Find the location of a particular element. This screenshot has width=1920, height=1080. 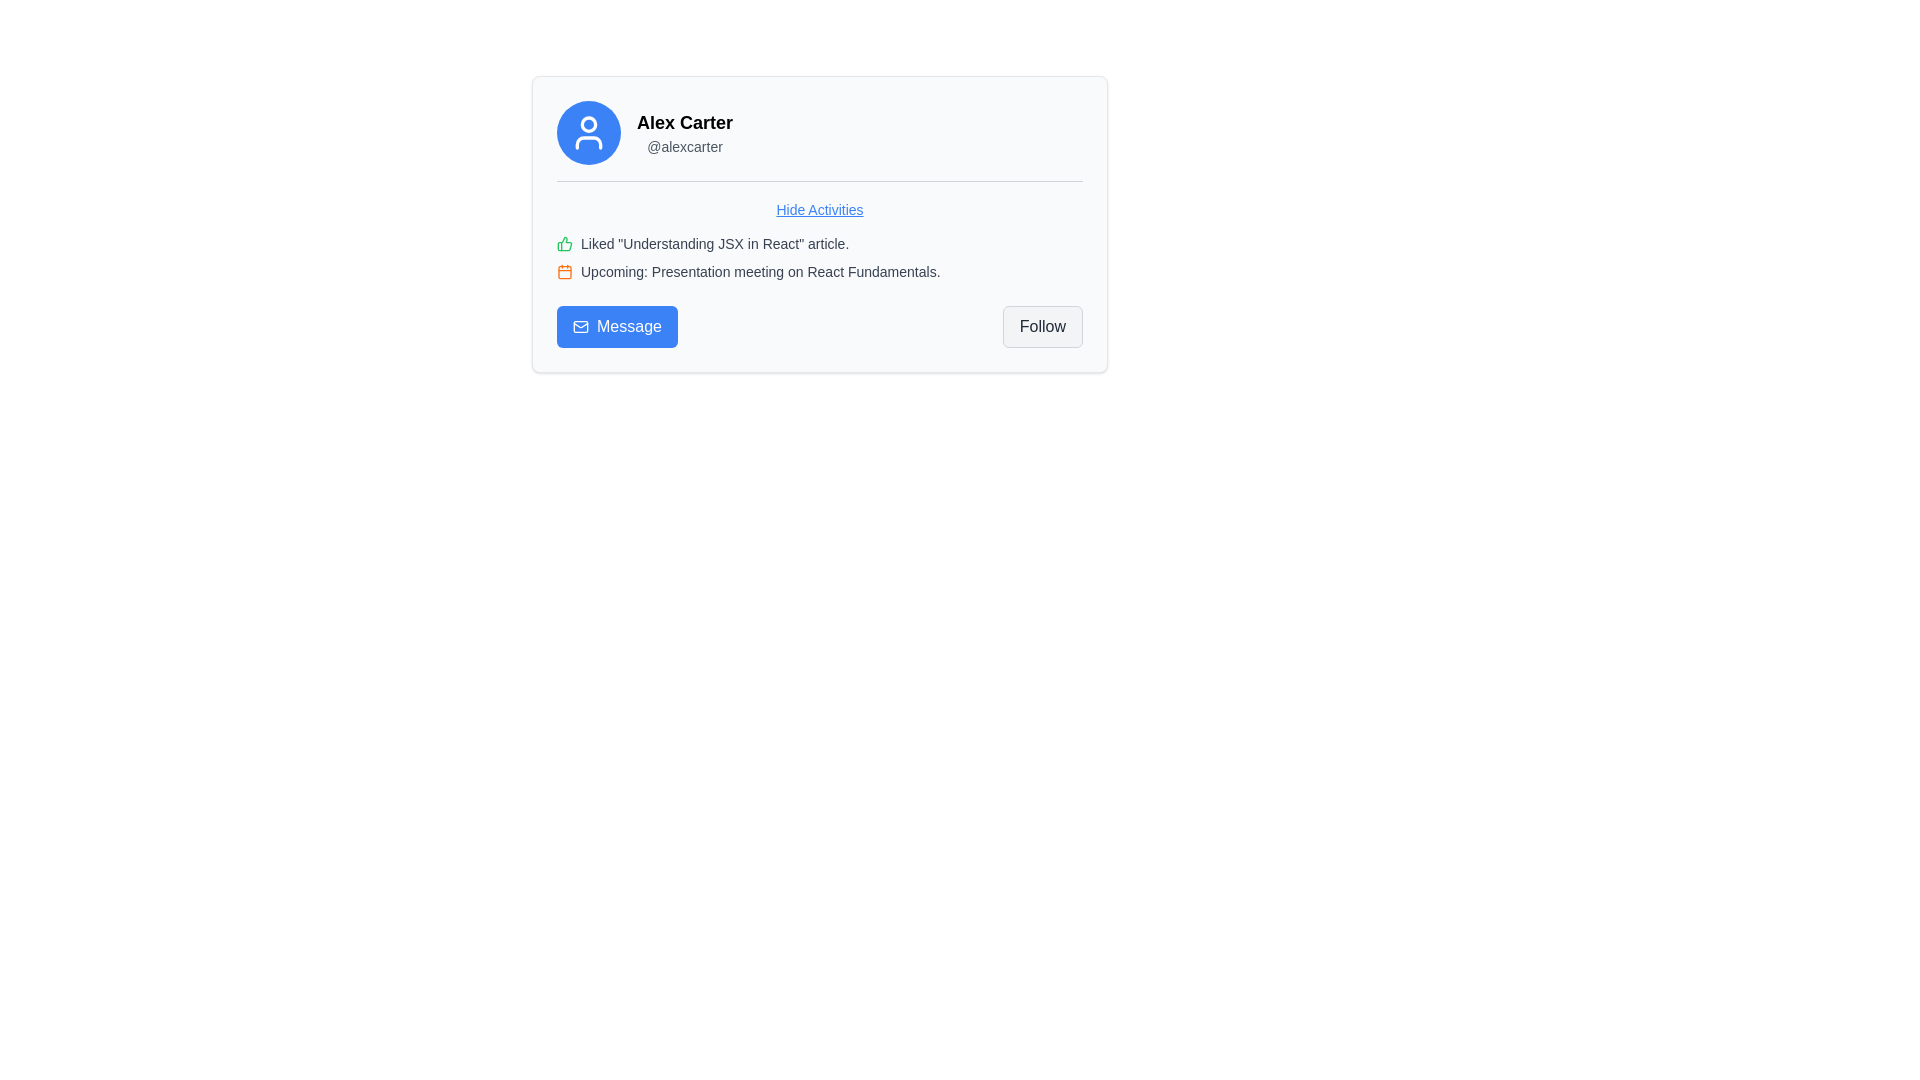

the orange calendar icon, which is positioned to the left of the text 'Upcoming: Presentation meeting on React Fundamentals' is located at coordinates (564, 272).